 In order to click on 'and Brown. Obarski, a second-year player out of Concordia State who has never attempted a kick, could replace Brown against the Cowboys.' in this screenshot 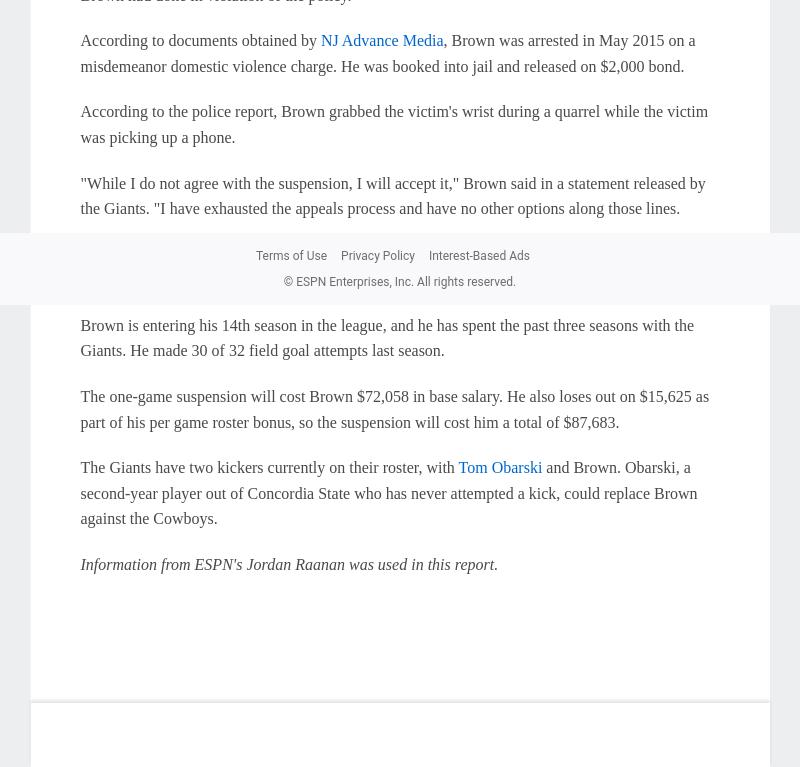, I will do `click(387, 492)`.